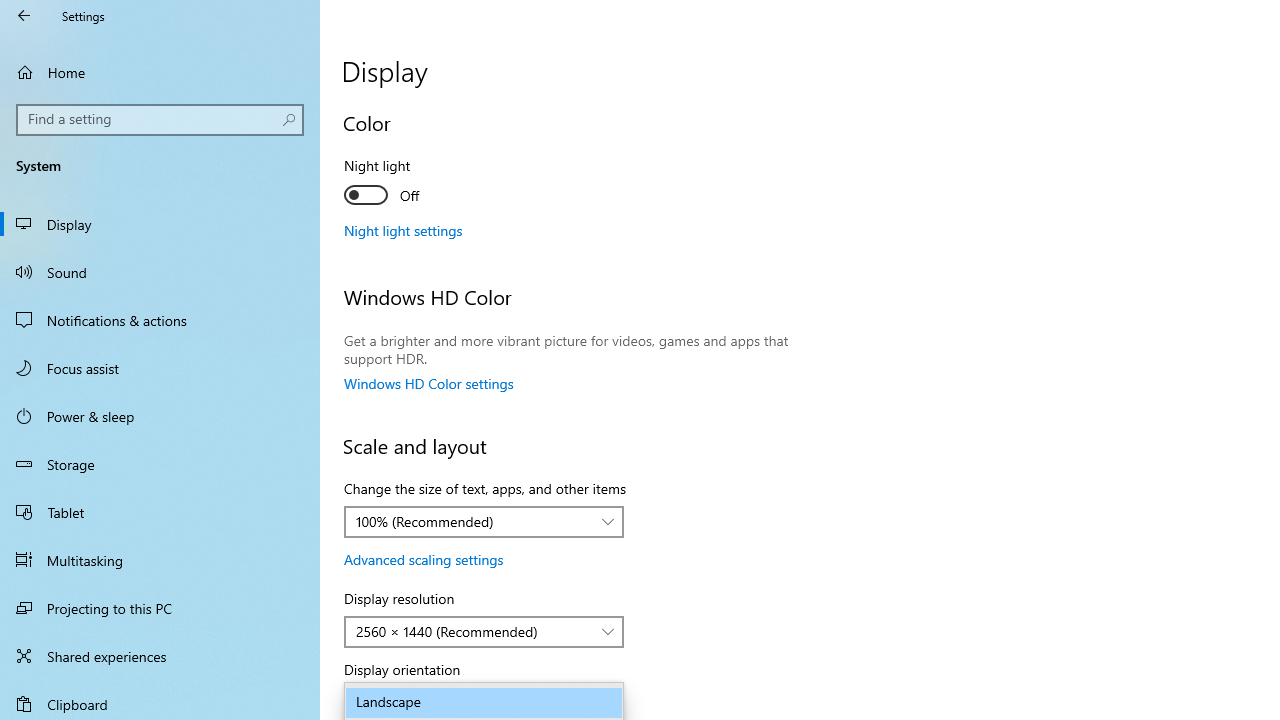 The image size is (1280, 720). I want to click on 'Storage', so click(160, 464).